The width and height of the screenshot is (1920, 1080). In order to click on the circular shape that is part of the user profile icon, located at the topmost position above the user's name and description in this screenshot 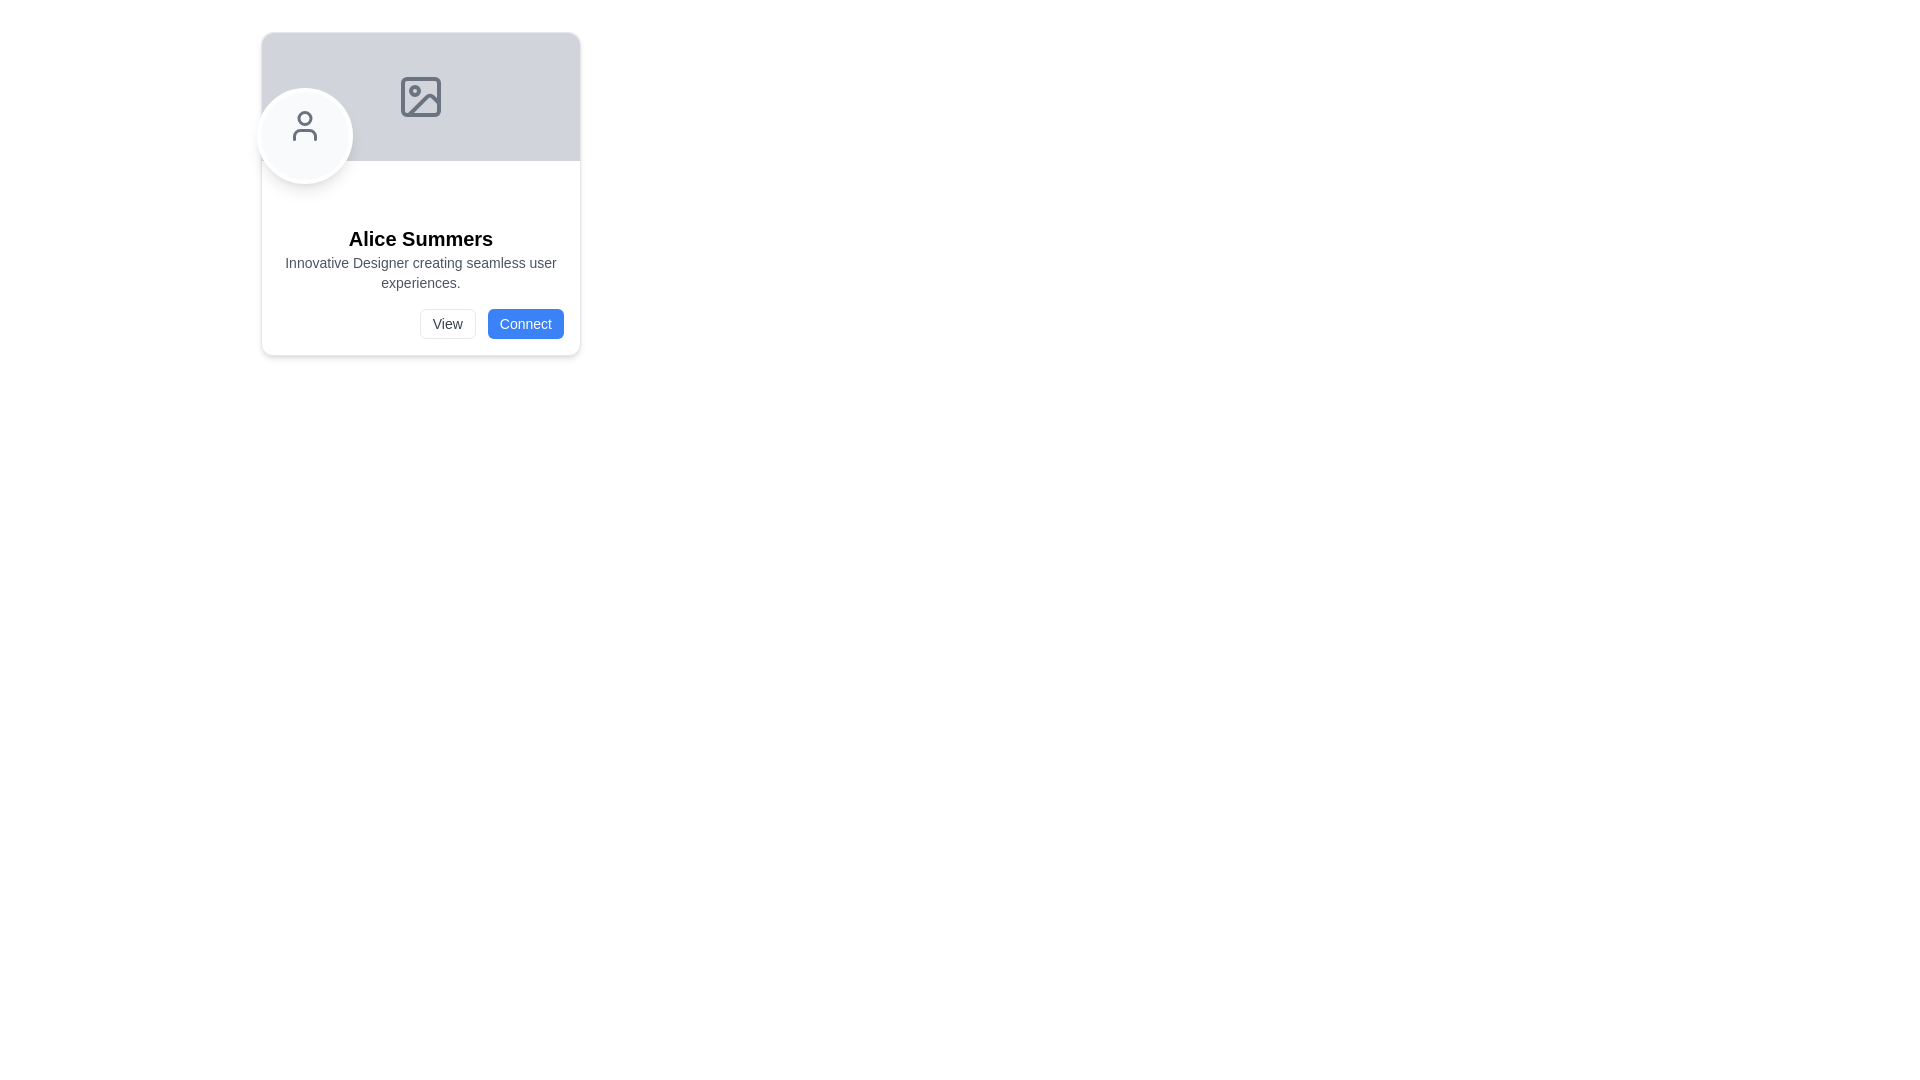, I will do `click(304, 118)`.